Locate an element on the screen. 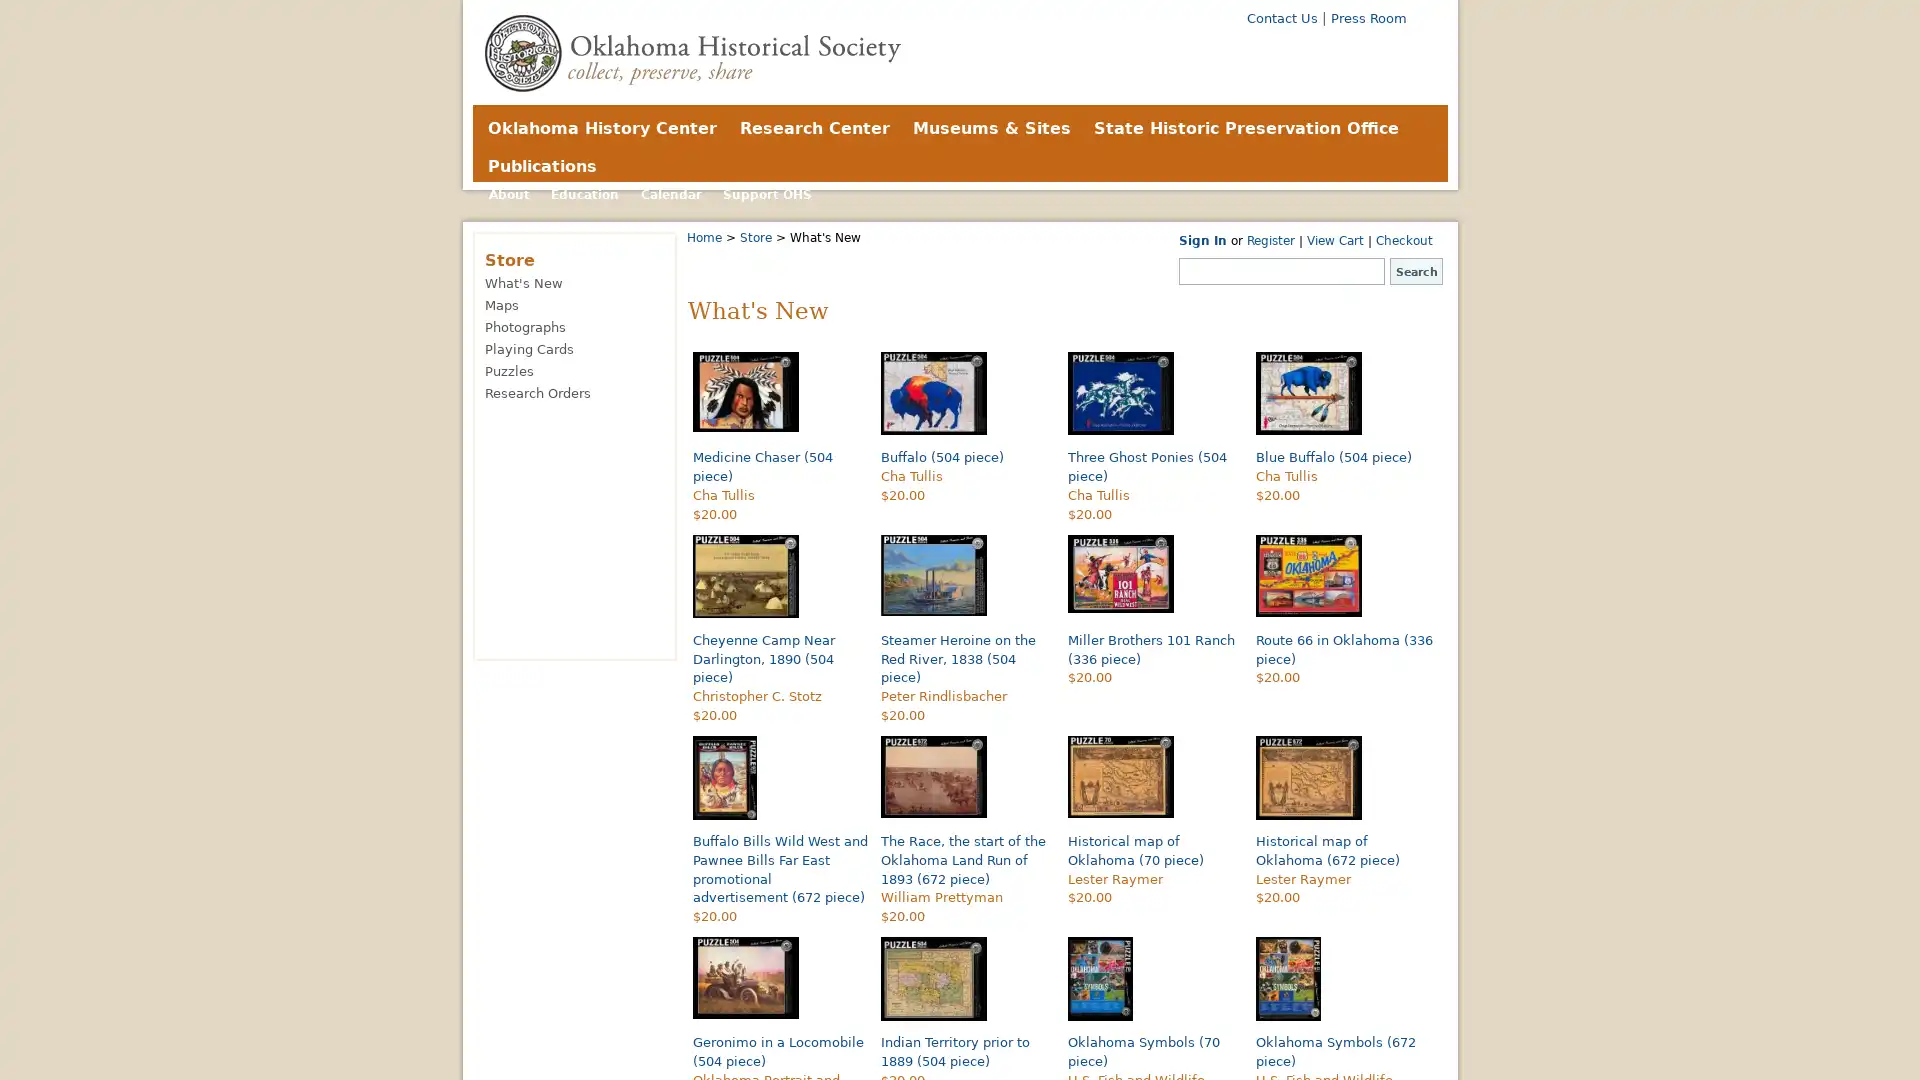 Image resolution: width=1920 pixels, height=1080 pixels. Search is located at coordinates (1414, 271).